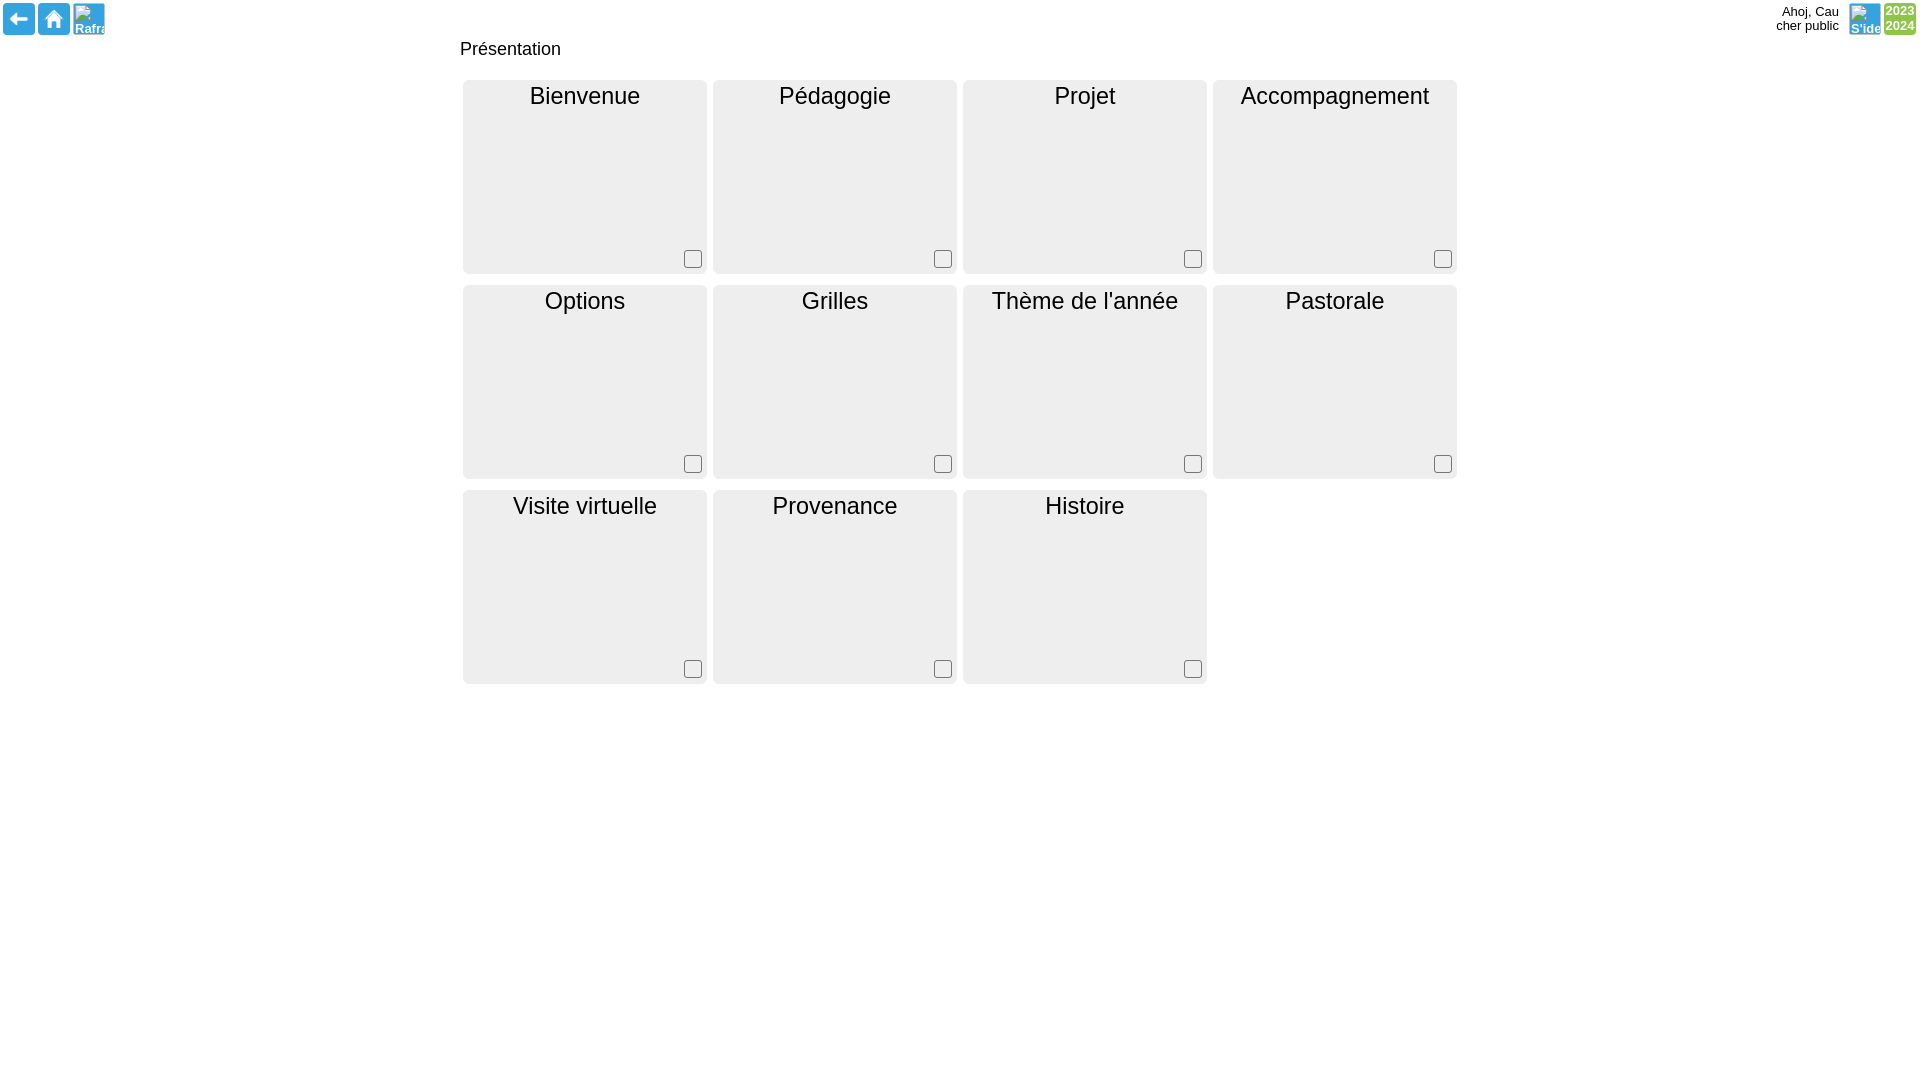  I want to click on 'Revenir sur ses pas', so click(19, 19).